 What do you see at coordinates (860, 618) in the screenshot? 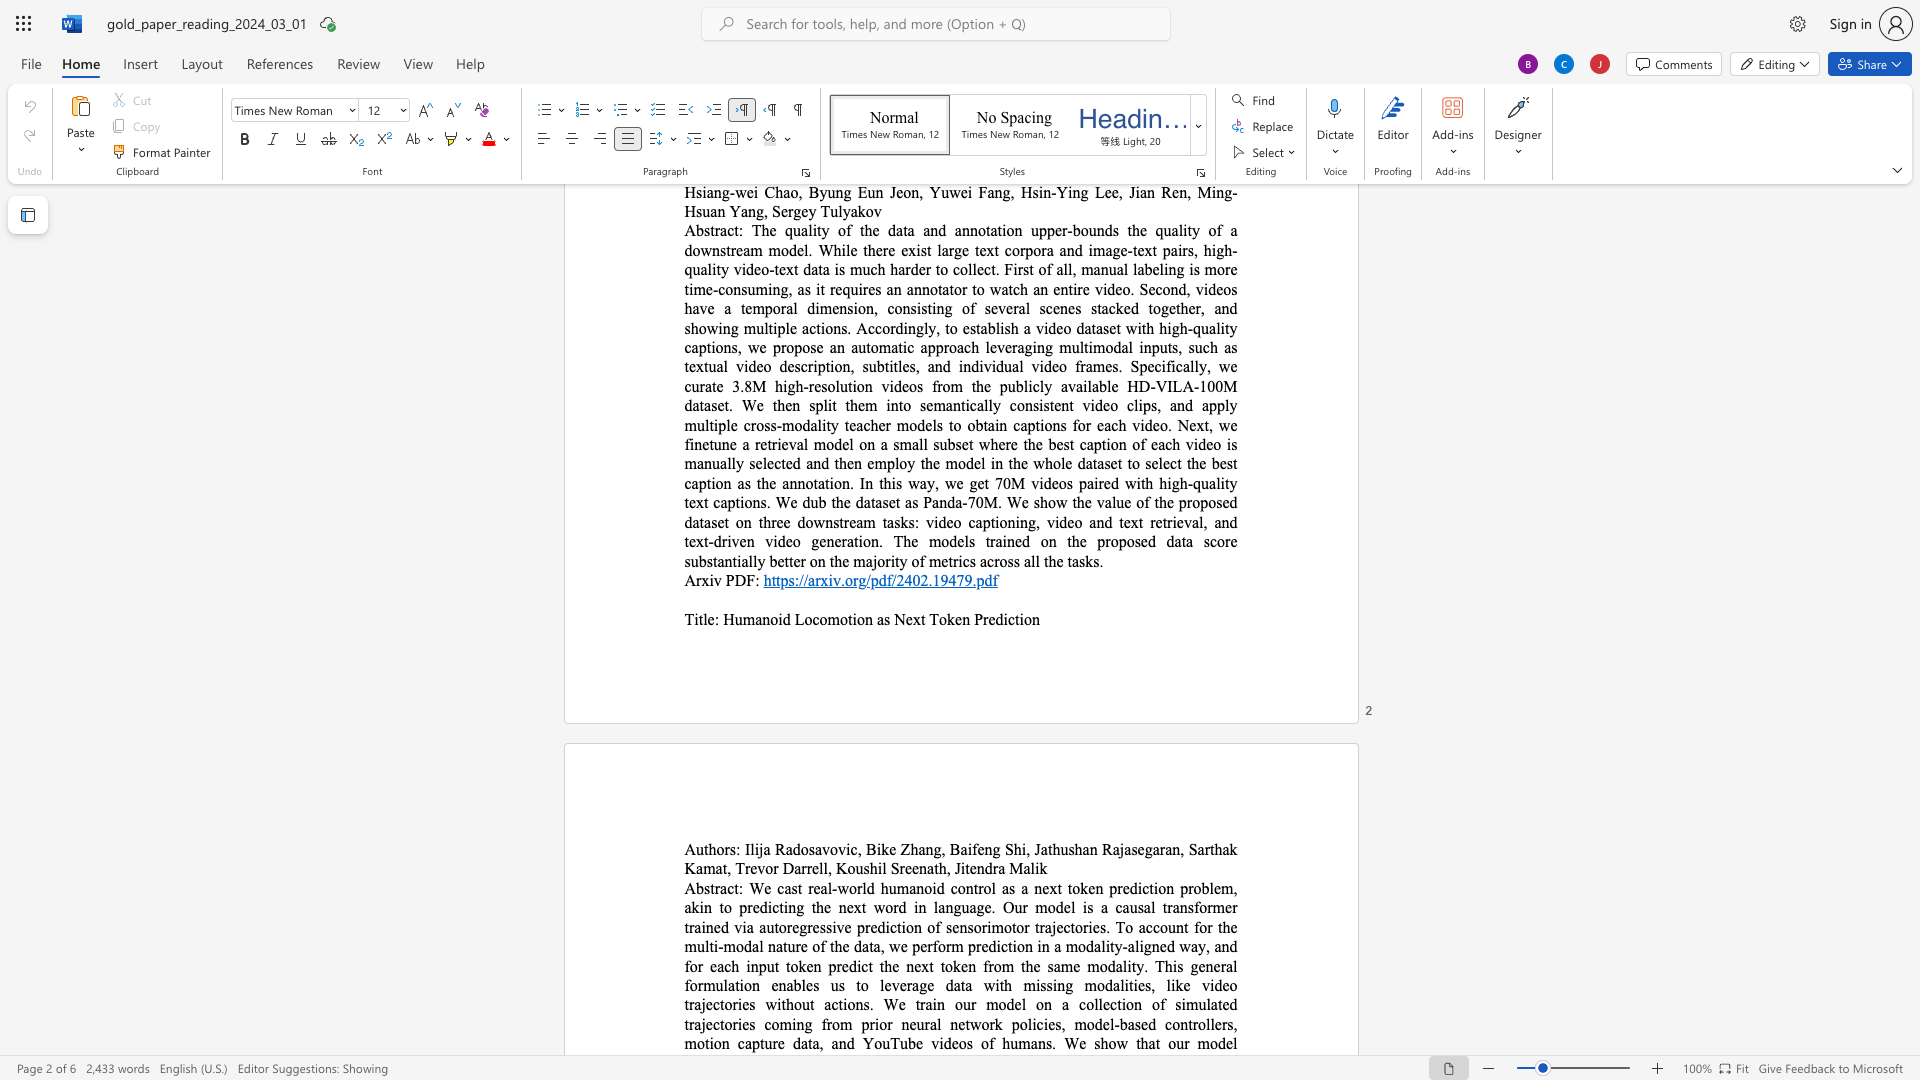
I see `the 5th character "o" in the text` at bounding box center [860, 618].